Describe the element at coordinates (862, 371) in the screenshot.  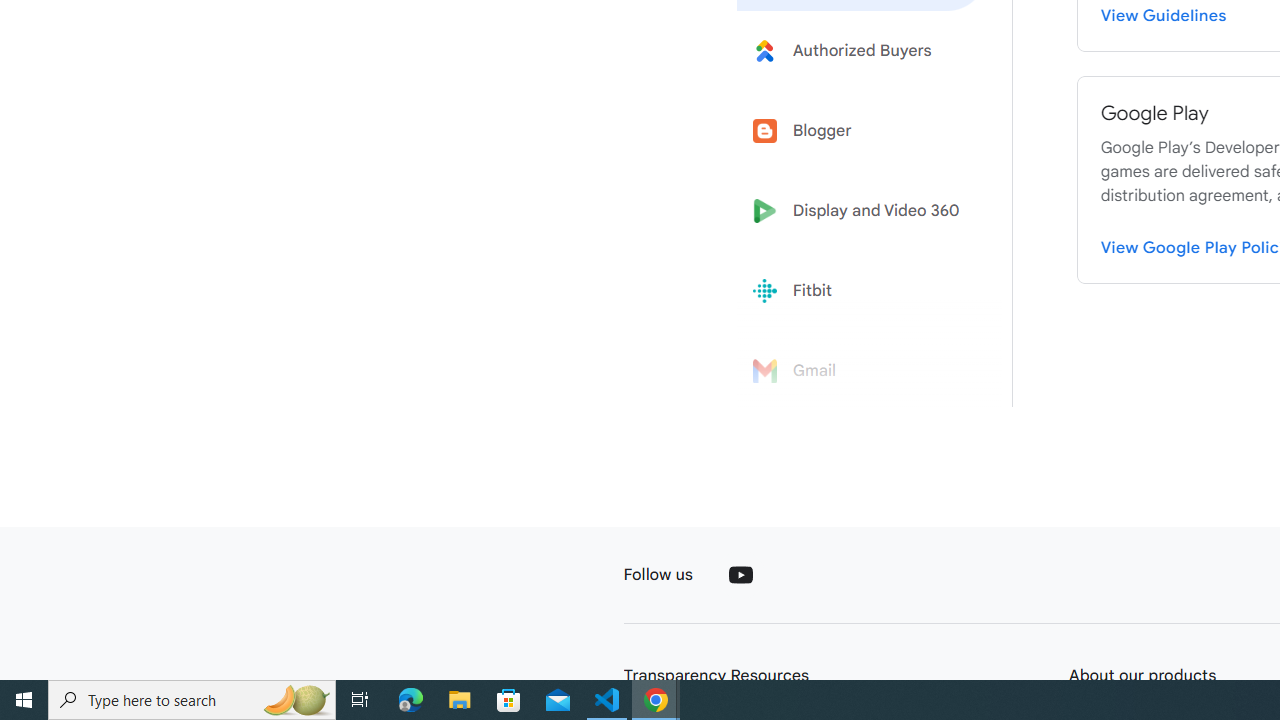
I see `'Gmail'` at that location.